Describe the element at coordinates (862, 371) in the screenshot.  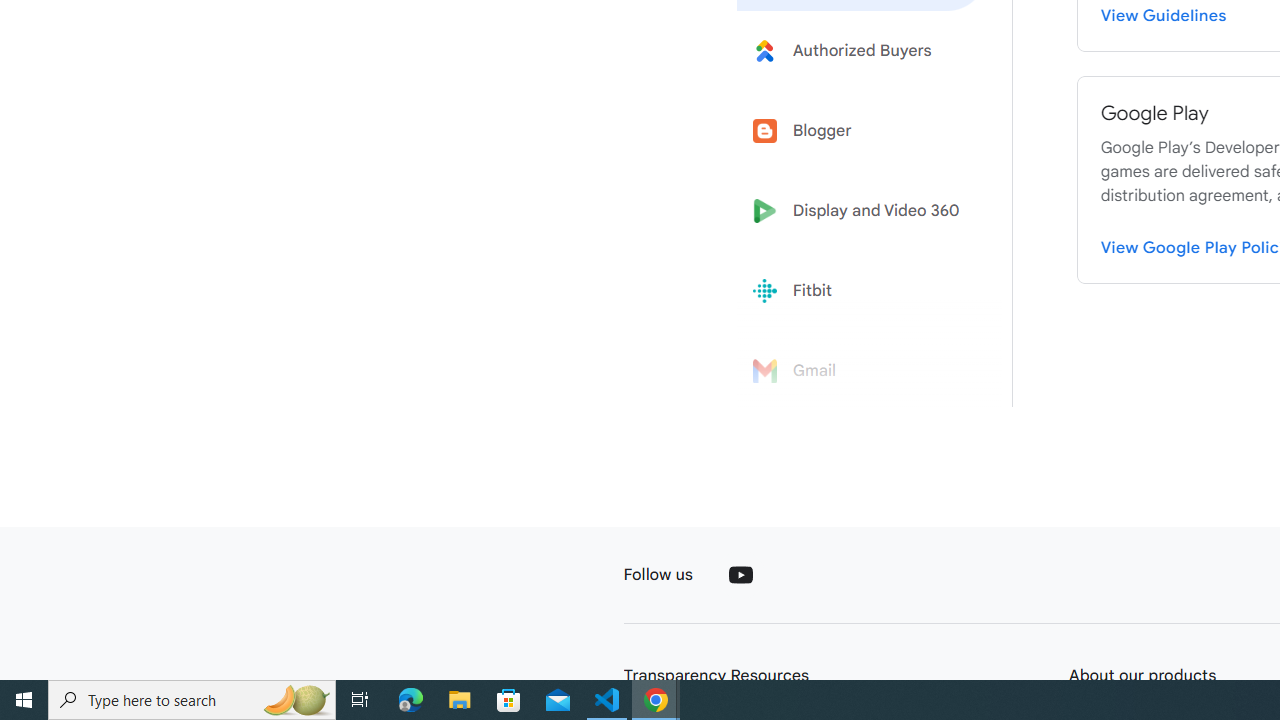
I see `'Gmail'` at that location.